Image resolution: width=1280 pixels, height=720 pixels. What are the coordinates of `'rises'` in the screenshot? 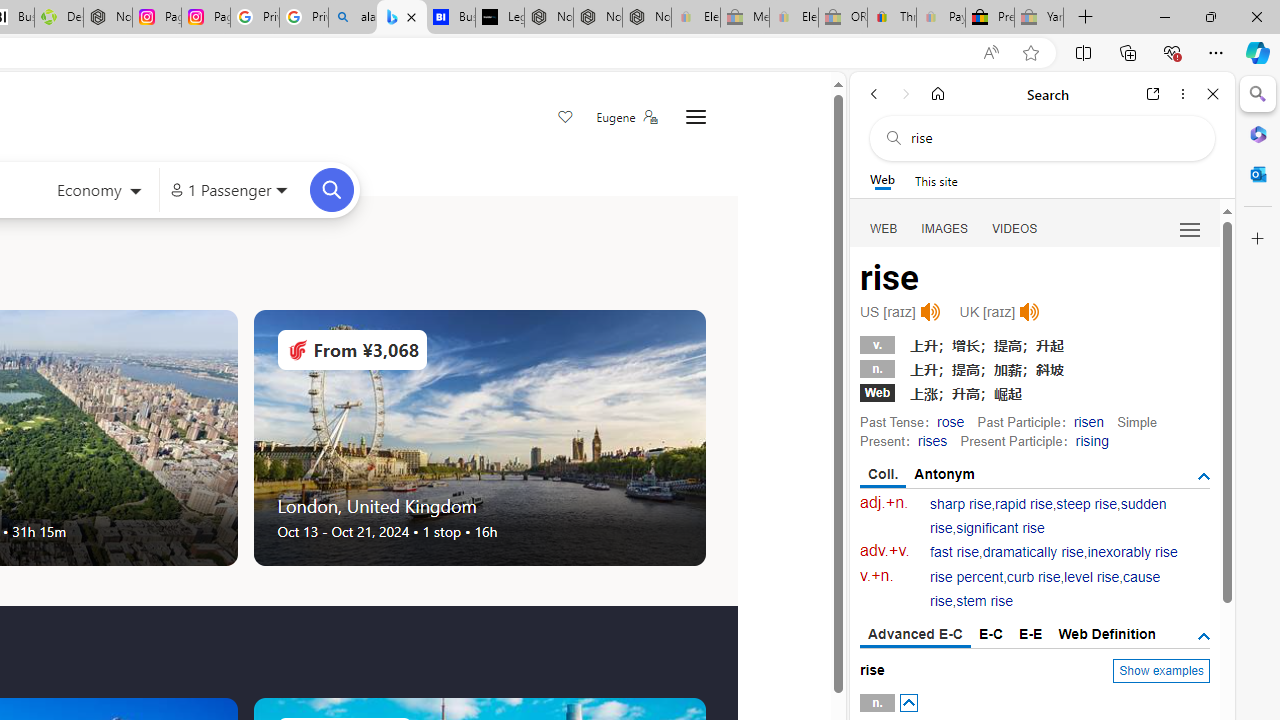 It's located at (931, 440).